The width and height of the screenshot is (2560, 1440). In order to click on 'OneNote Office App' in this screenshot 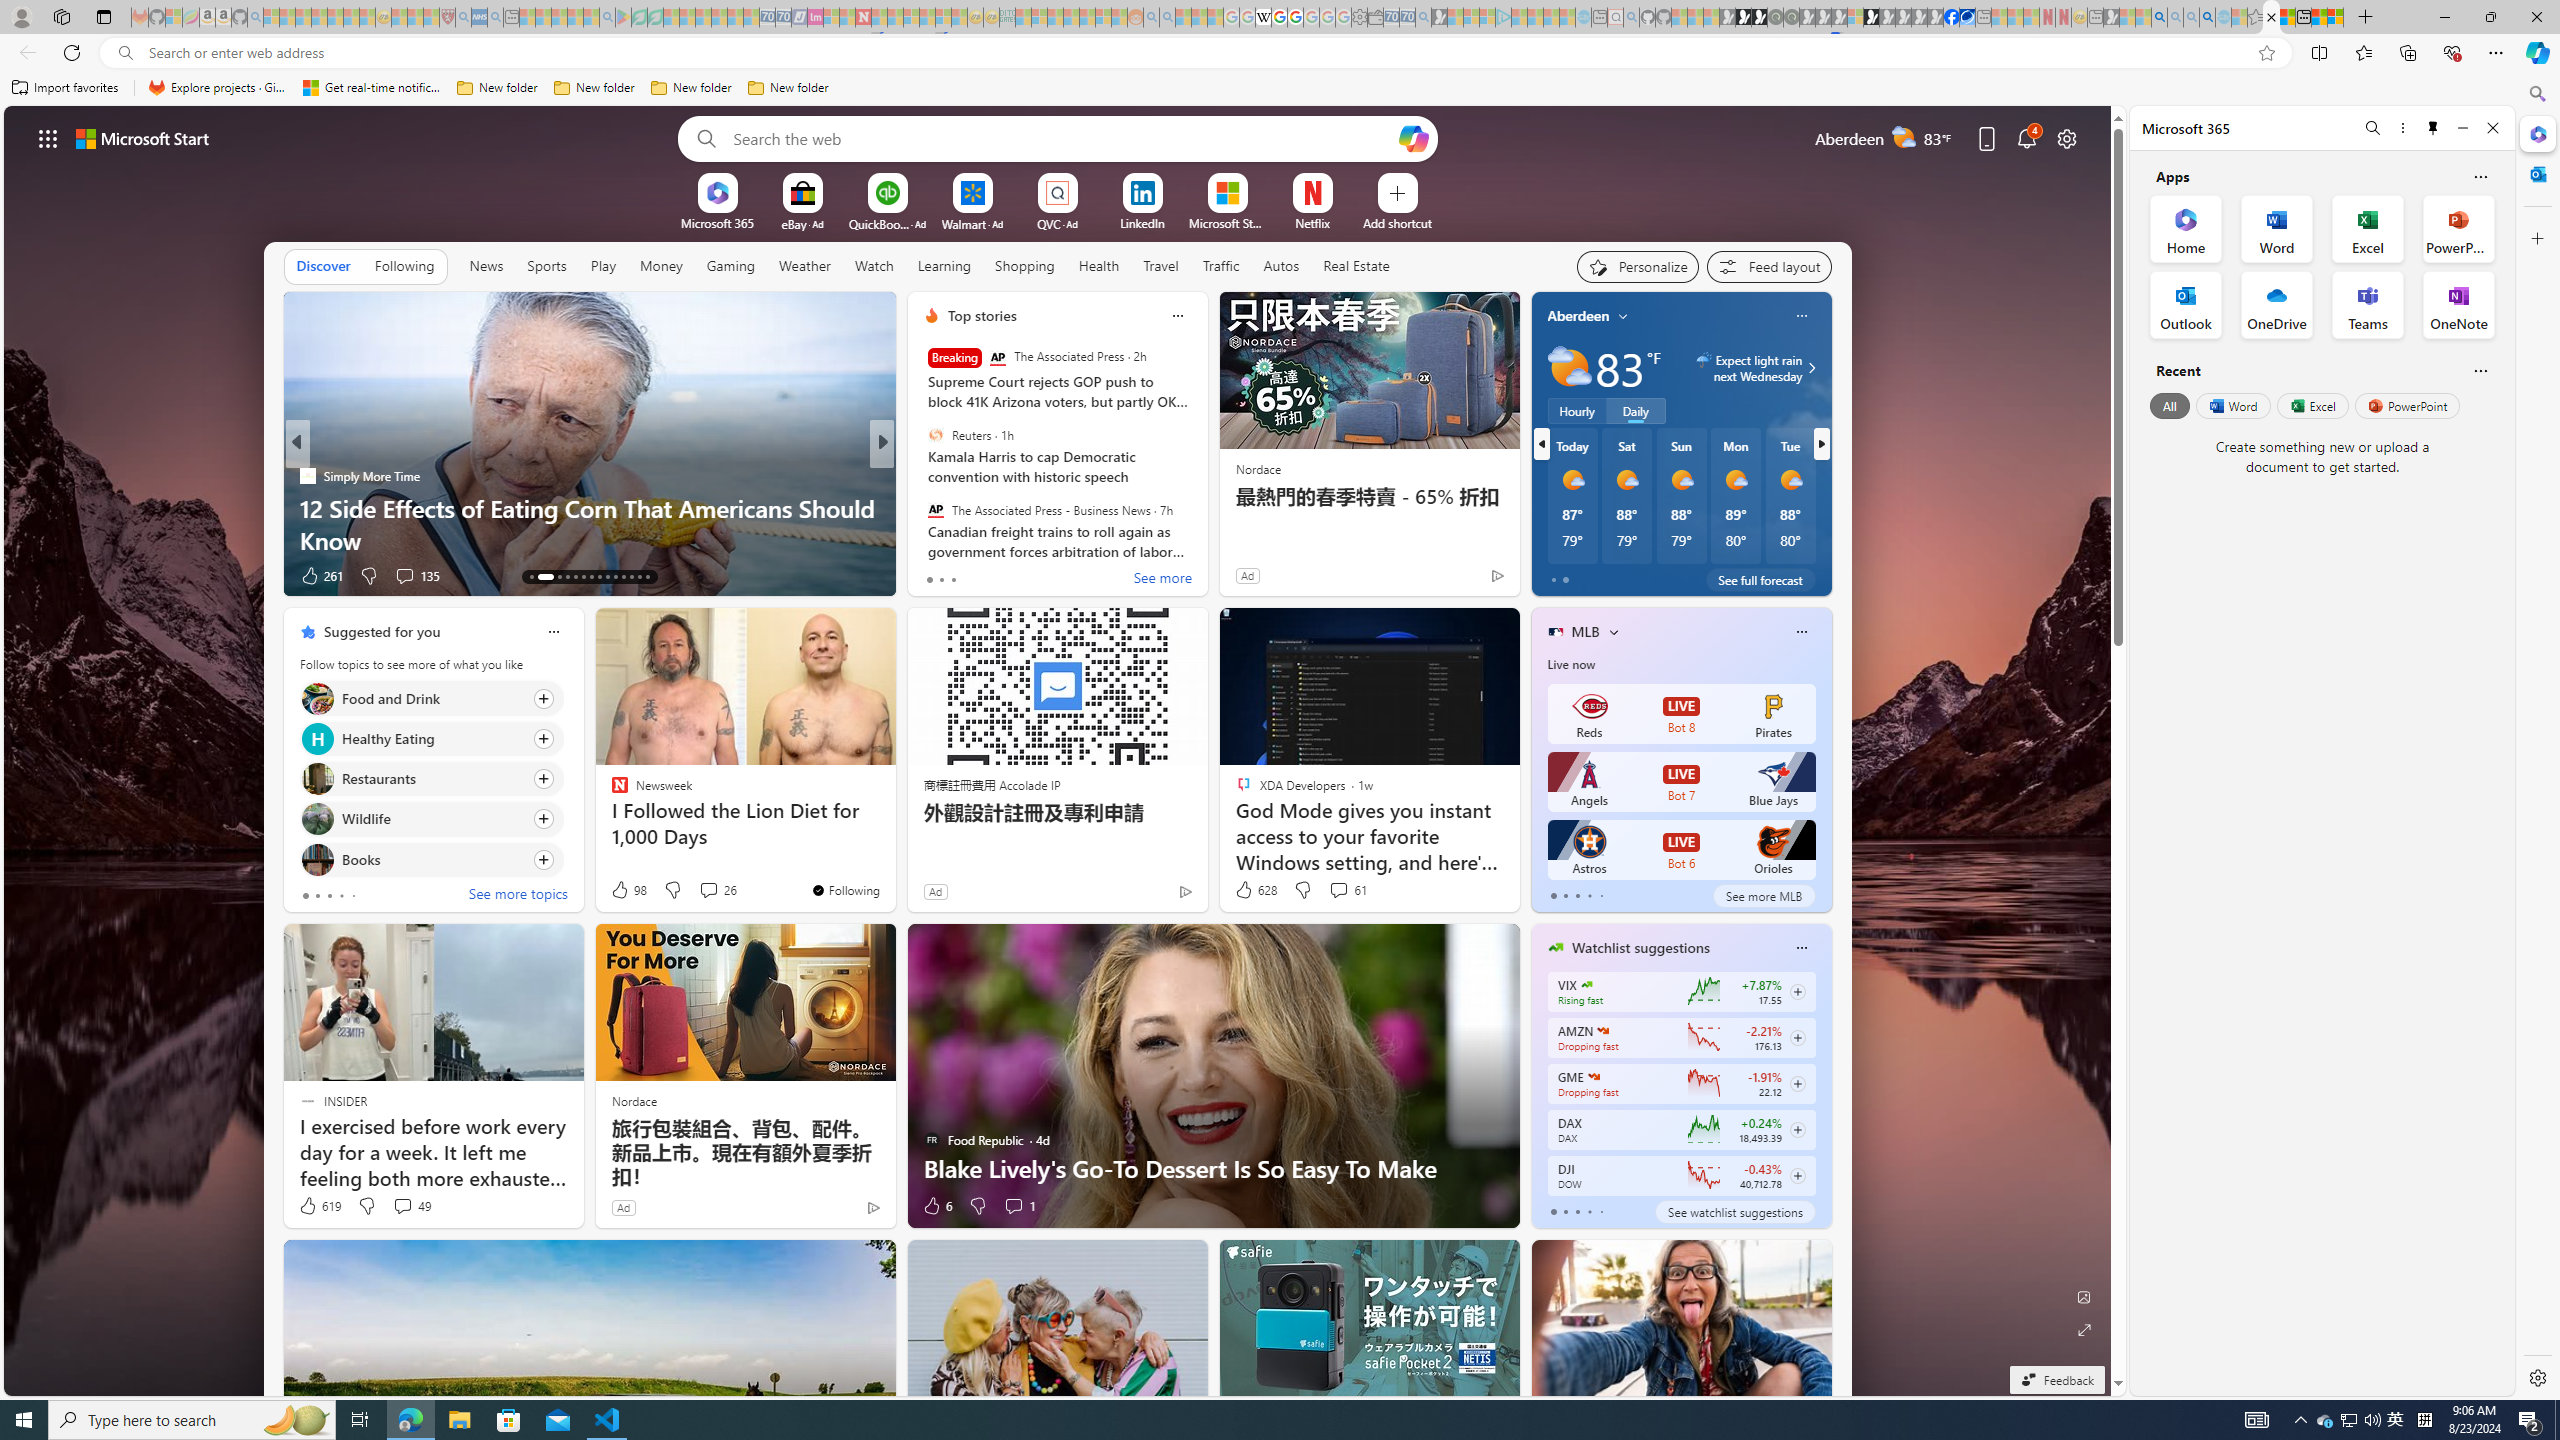, I will do `click(2458, 303)`.